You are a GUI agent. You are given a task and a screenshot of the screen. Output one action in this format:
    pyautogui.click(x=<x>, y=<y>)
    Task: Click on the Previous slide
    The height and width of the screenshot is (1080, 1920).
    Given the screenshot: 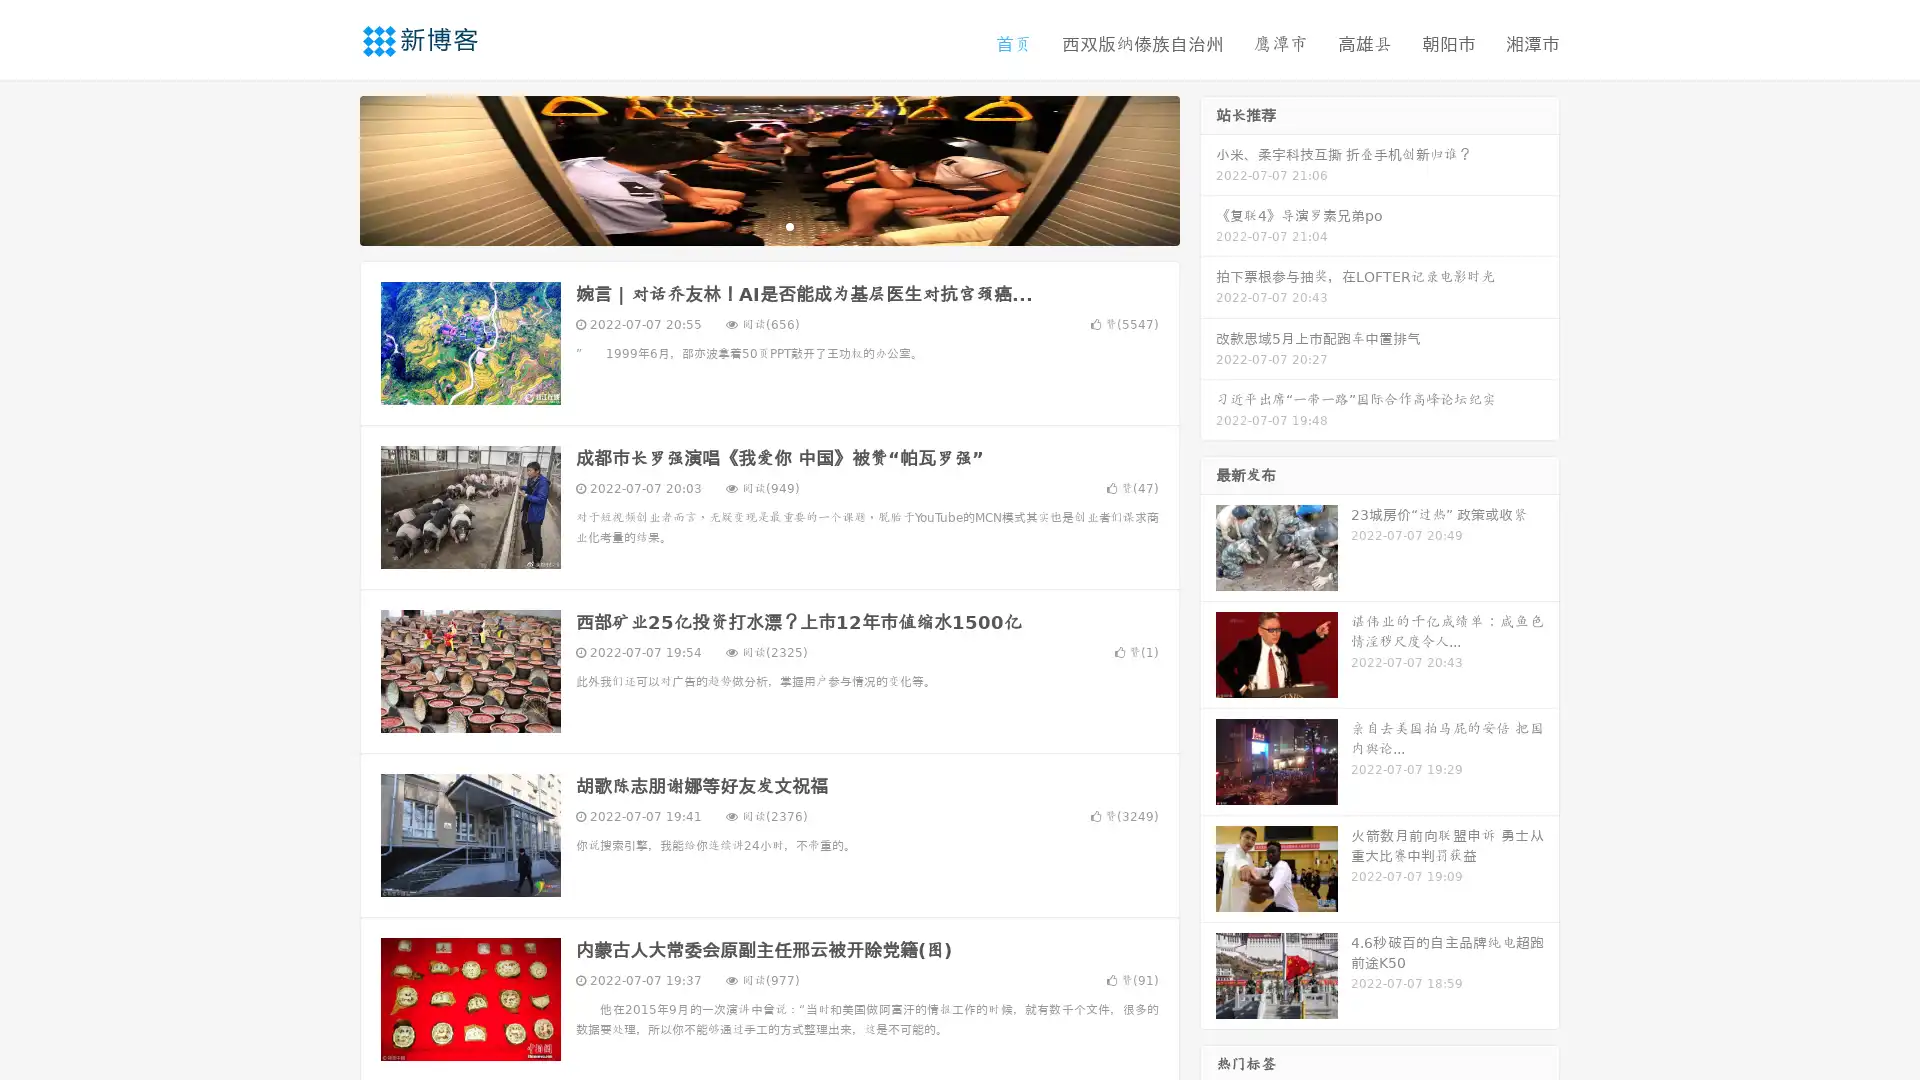 What is the action you would take?
    pyautogui.click(x=330, y=168)
    